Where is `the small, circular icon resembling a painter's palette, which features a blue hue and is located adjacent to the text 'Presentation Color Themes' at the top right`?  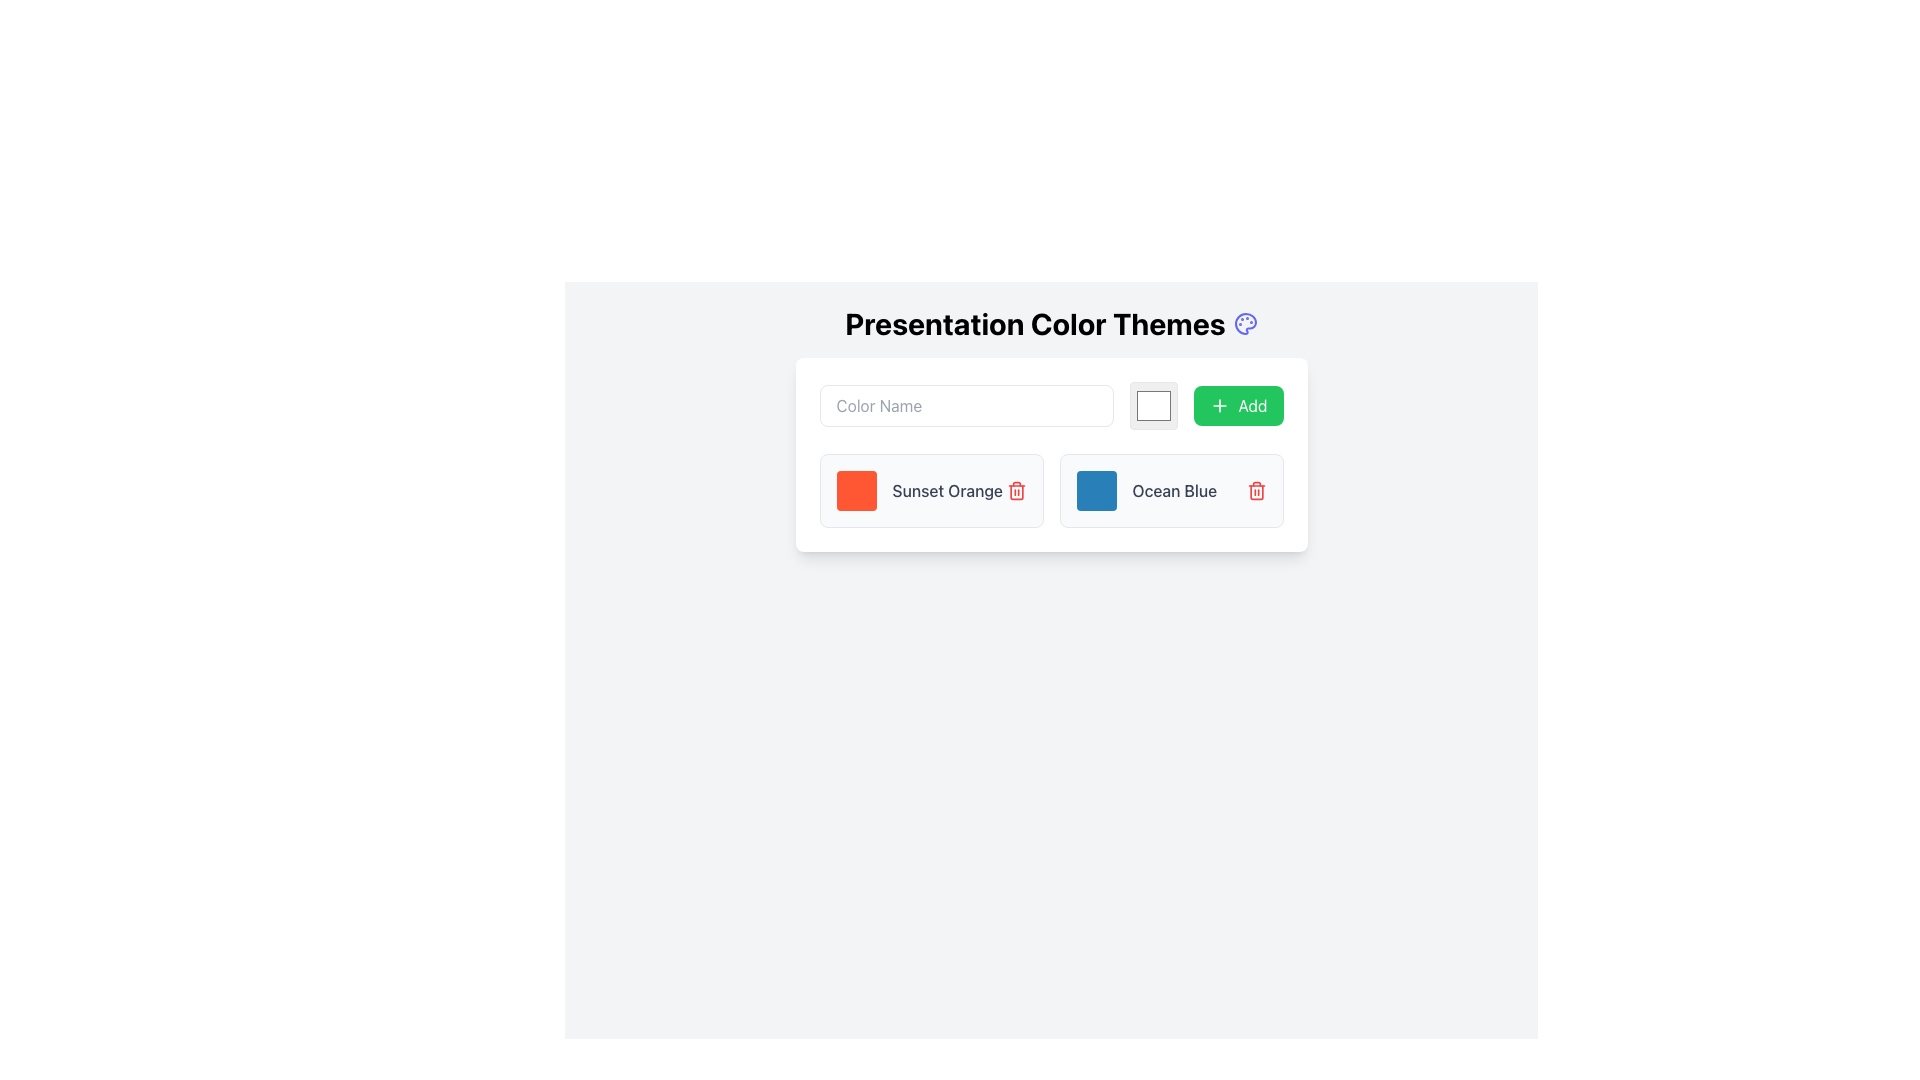
the small, circular icon resembling a painter's palette, which features a blue hue and is located adjacent to the text 'Presentation Color Themes' at the top right is located at coordinates (1244, 323).